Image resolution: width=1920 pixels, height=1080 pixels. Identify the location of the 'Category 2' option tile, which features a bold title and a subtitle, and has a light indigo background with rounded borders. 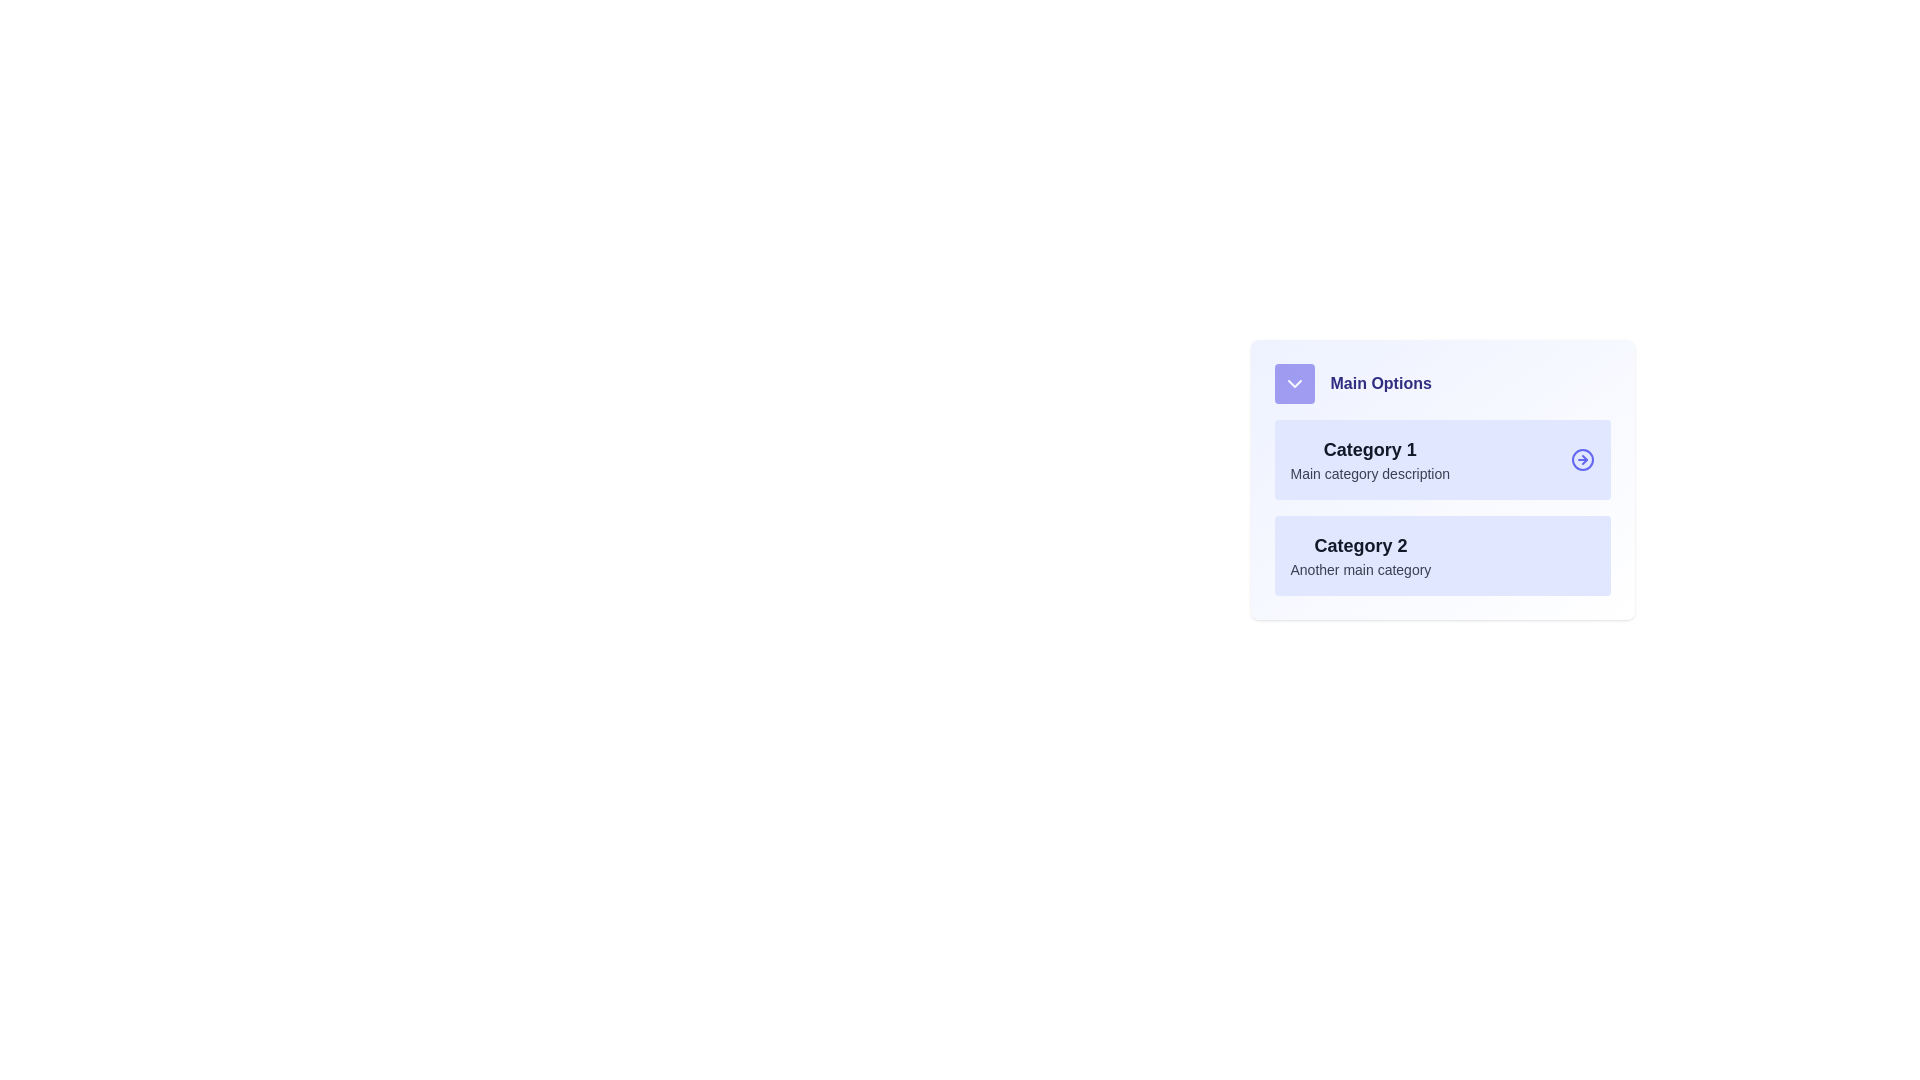
(1442, 555).